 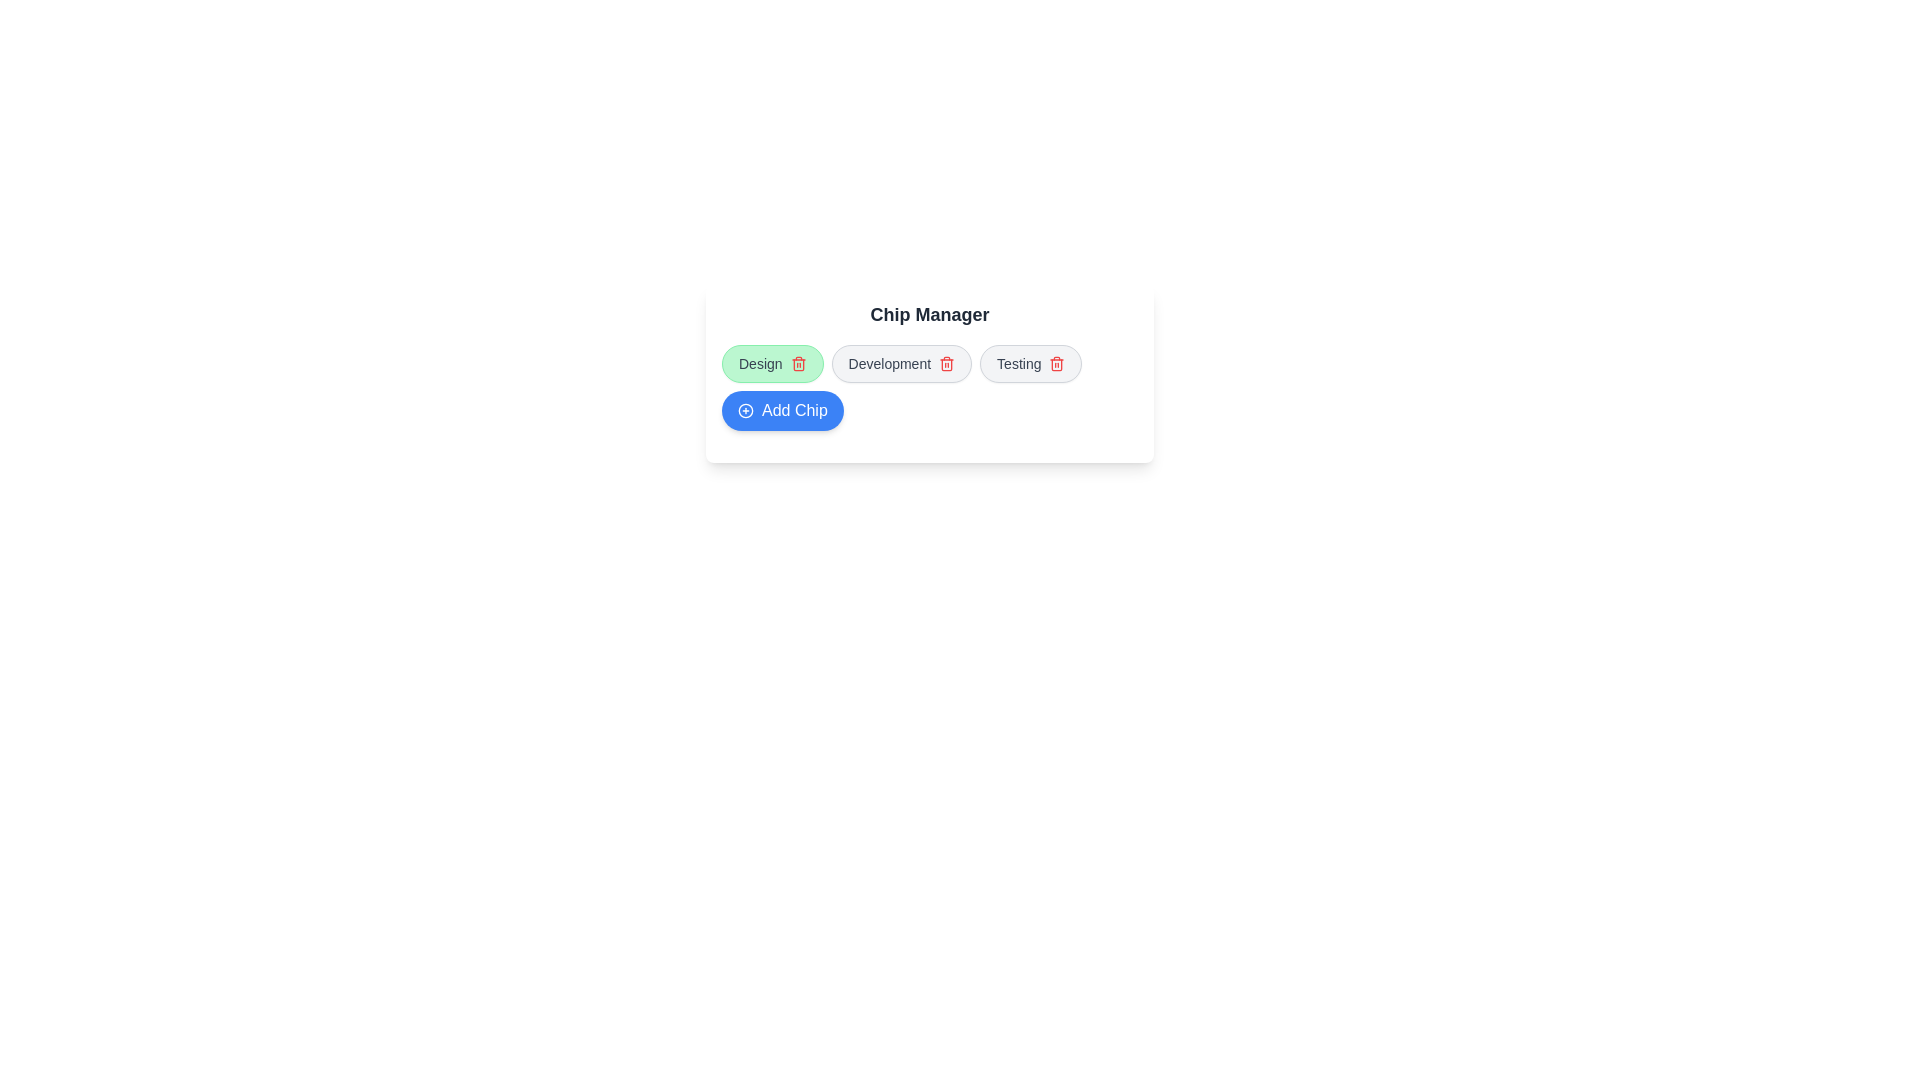 What do you see at coordinates (900, 363) in the screenshot?
I see `the chip labeled Development to toggle its active state` at bounding box center [900, 363].